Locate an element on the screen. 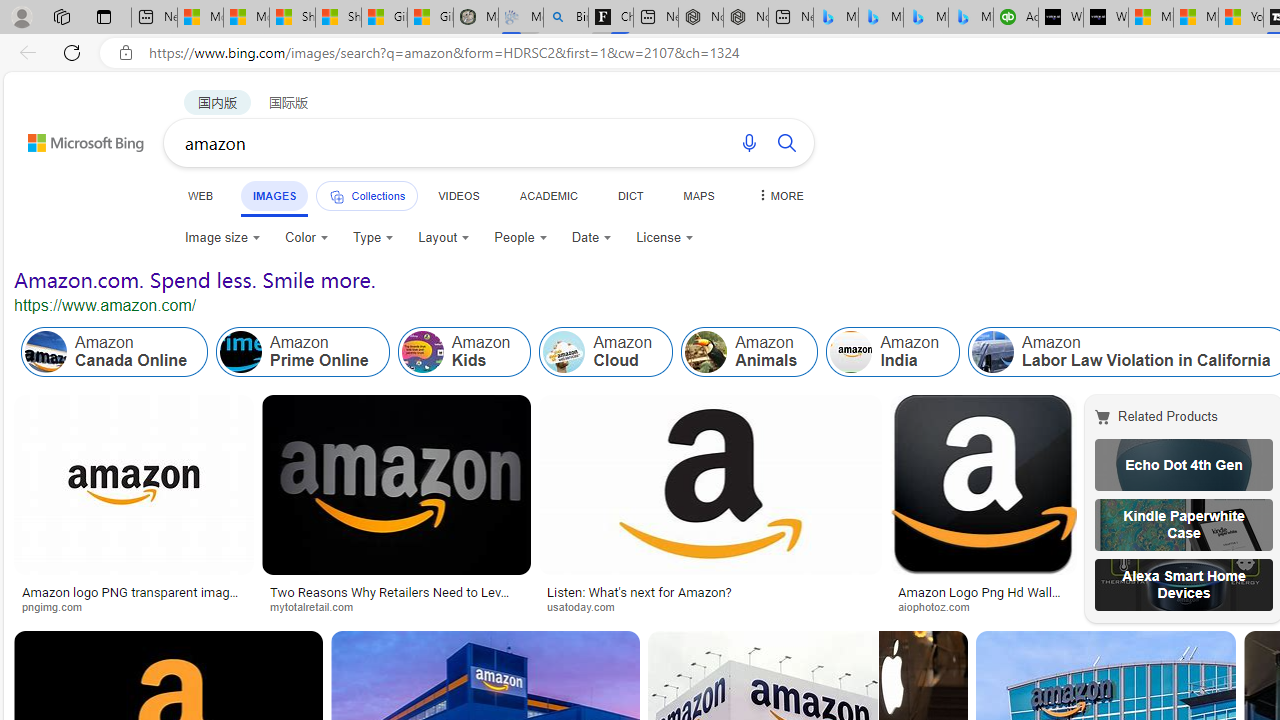 The image size is (1280, 720). 'DICT' is located at coordinates (629, 195).